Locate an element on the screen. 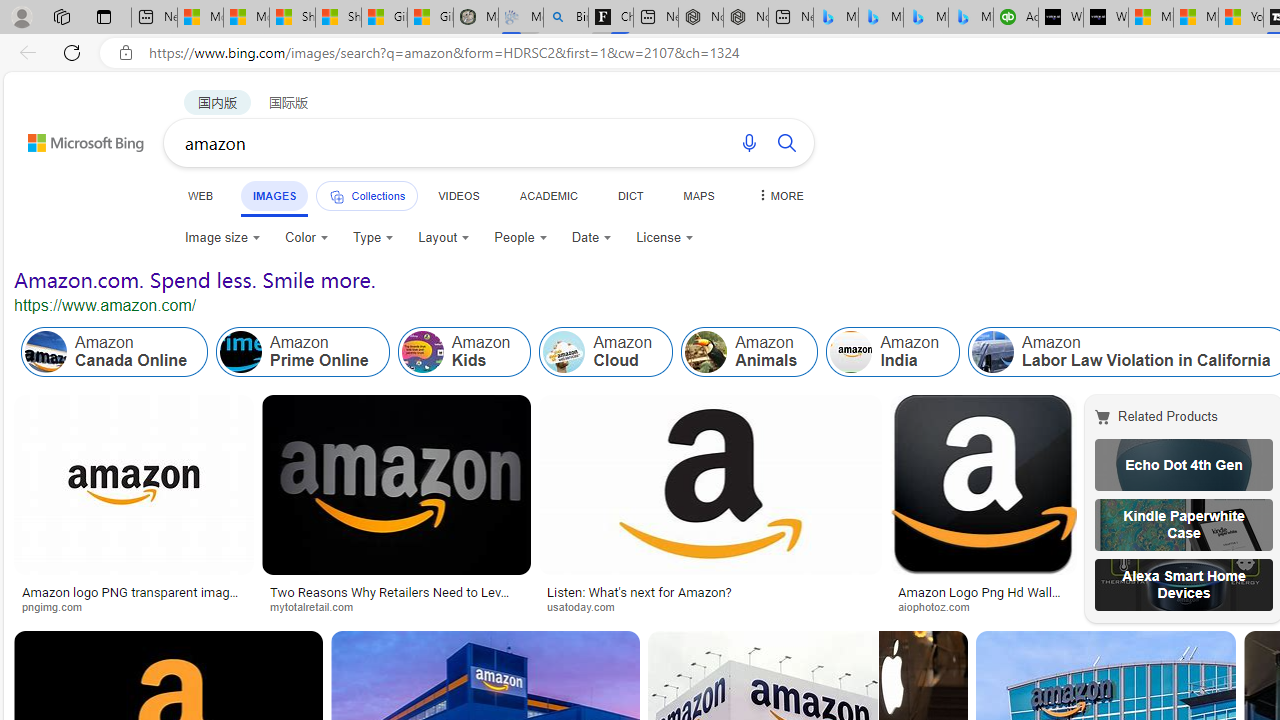 The image size is (1280, 720). 'DICT' is located at coordinates (629, 195).